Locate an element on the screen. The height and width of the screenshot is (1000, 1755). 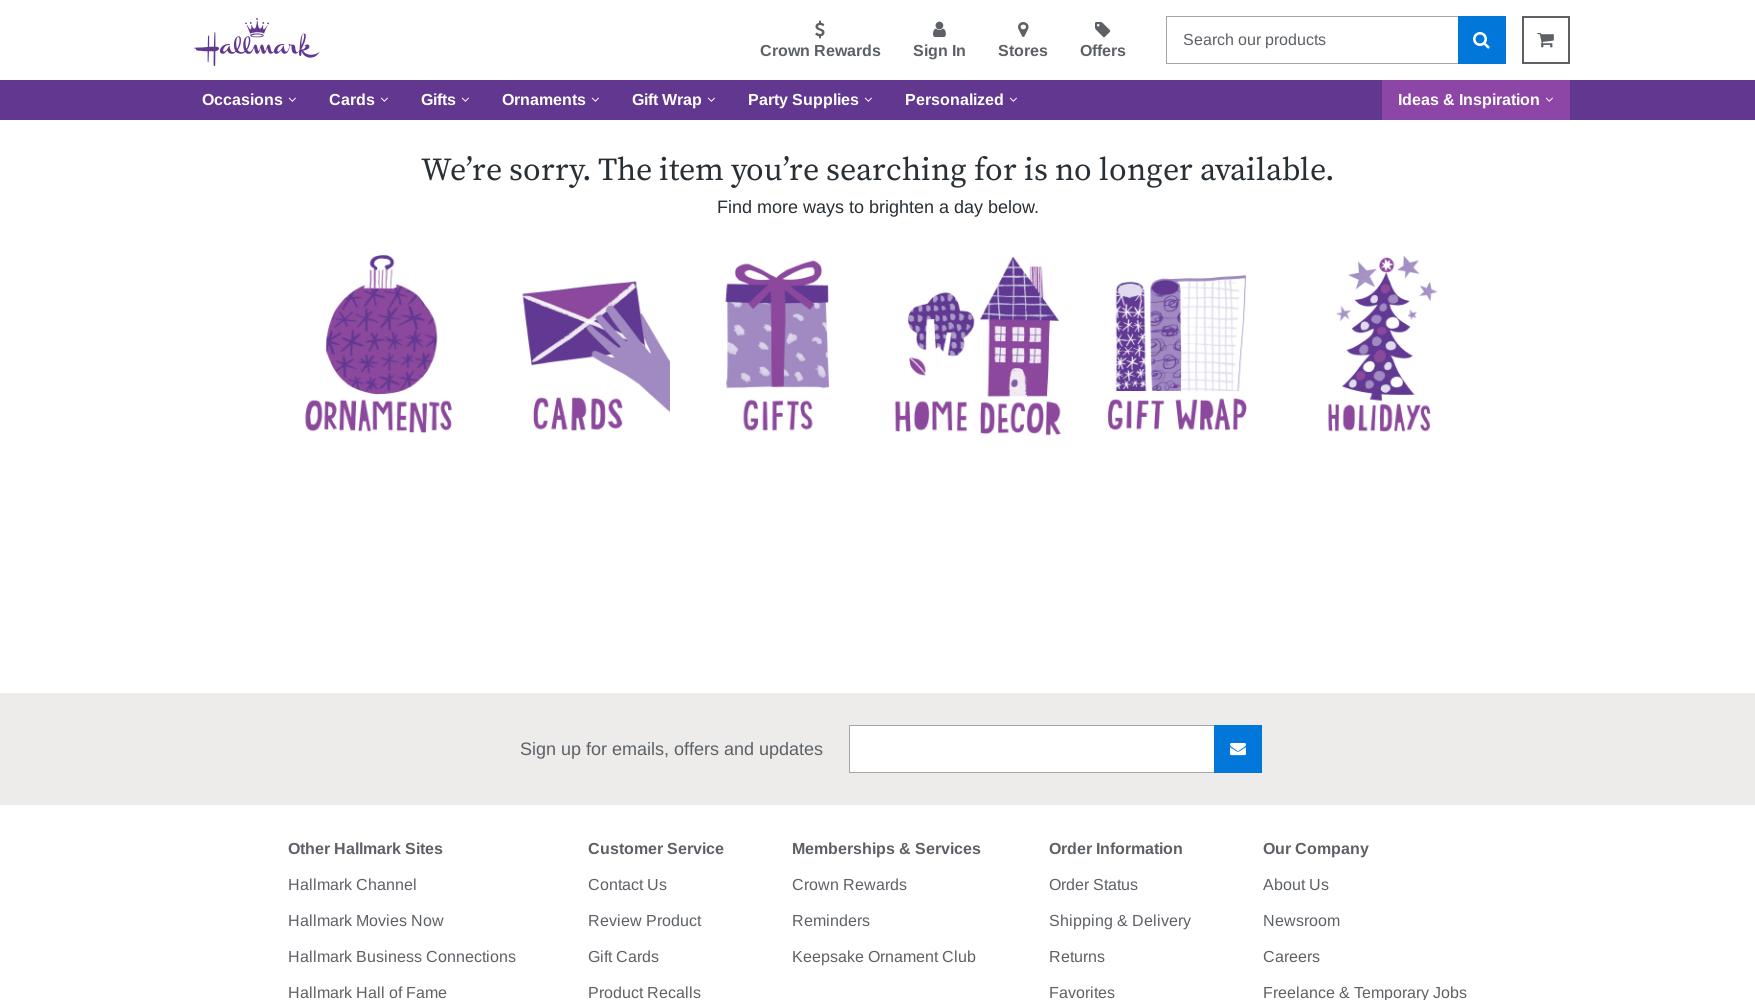
'Keepsake Ornament Club' is located at coordinates (882, 955).